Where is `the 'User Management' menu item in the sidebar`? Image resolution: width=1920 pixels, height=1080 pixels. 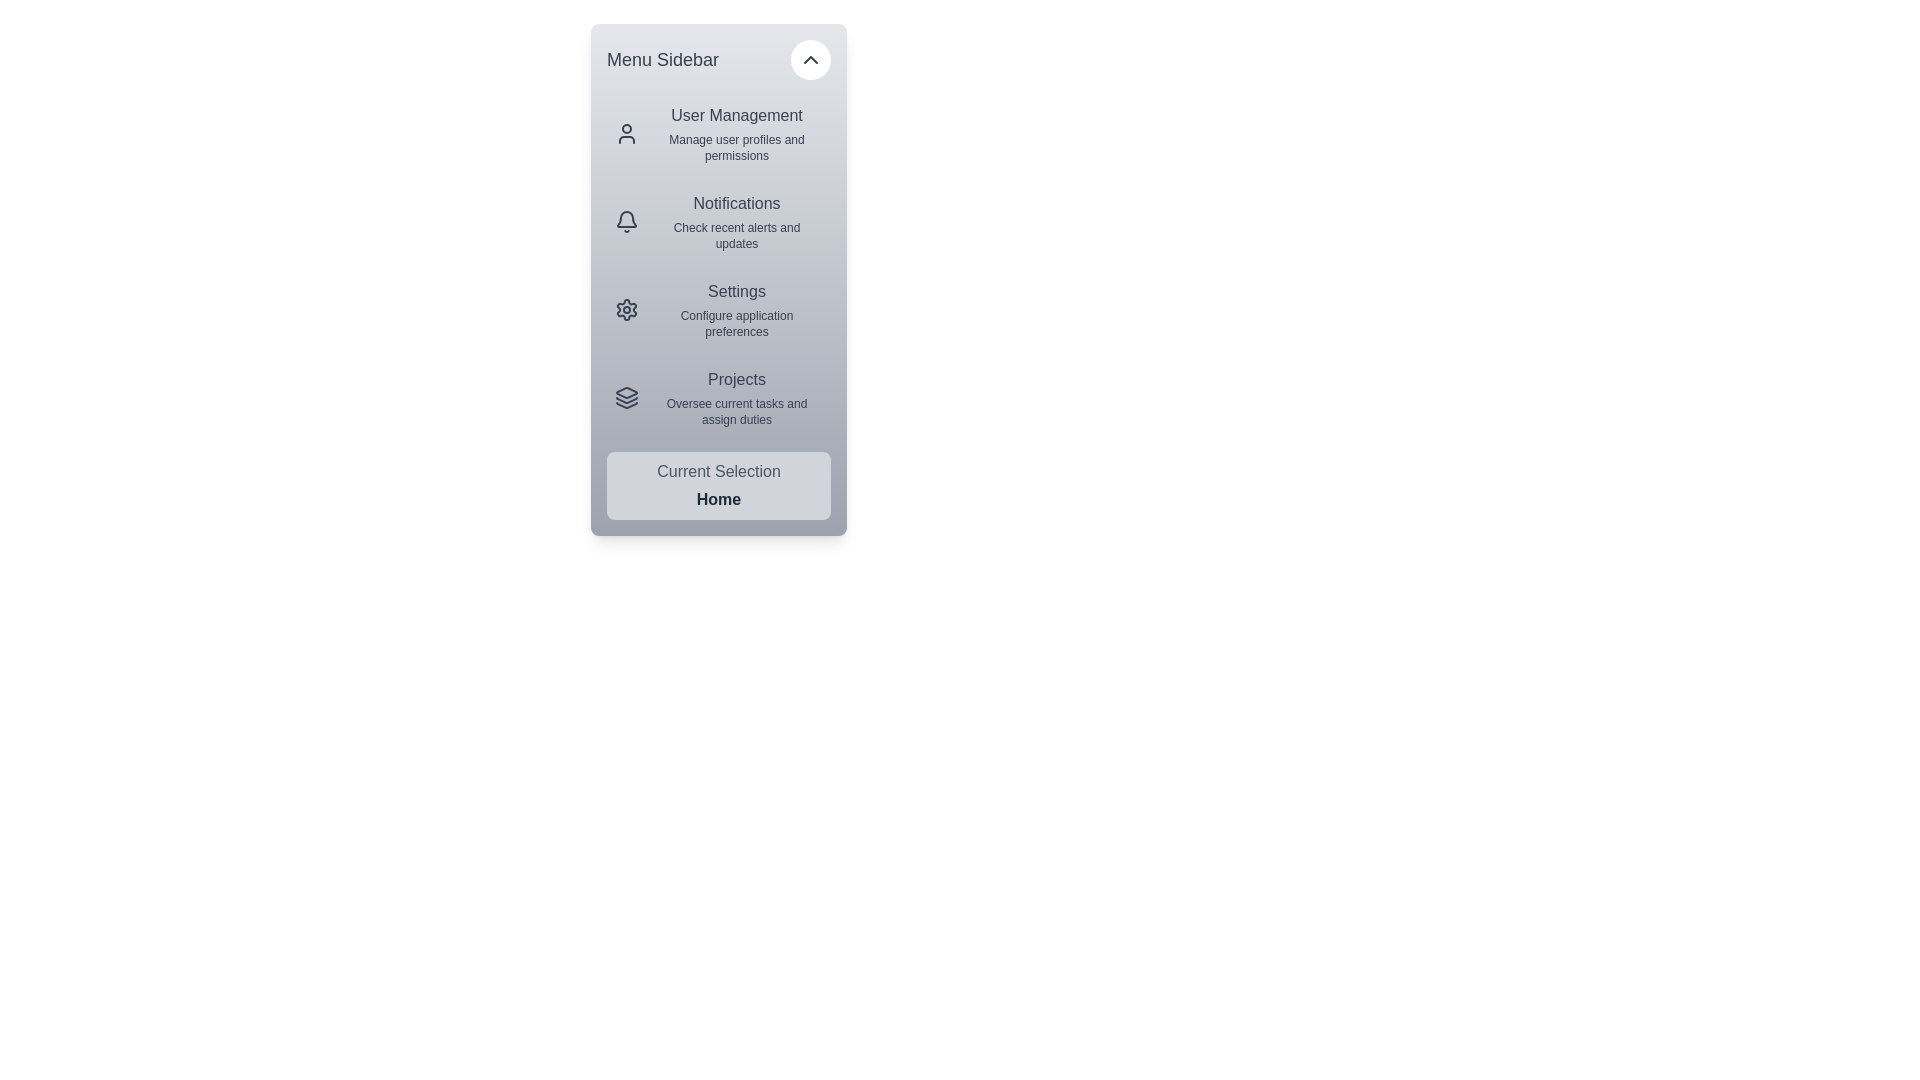
the 'User Management' menu item in the sidebar is located at coordinates (736, 134).